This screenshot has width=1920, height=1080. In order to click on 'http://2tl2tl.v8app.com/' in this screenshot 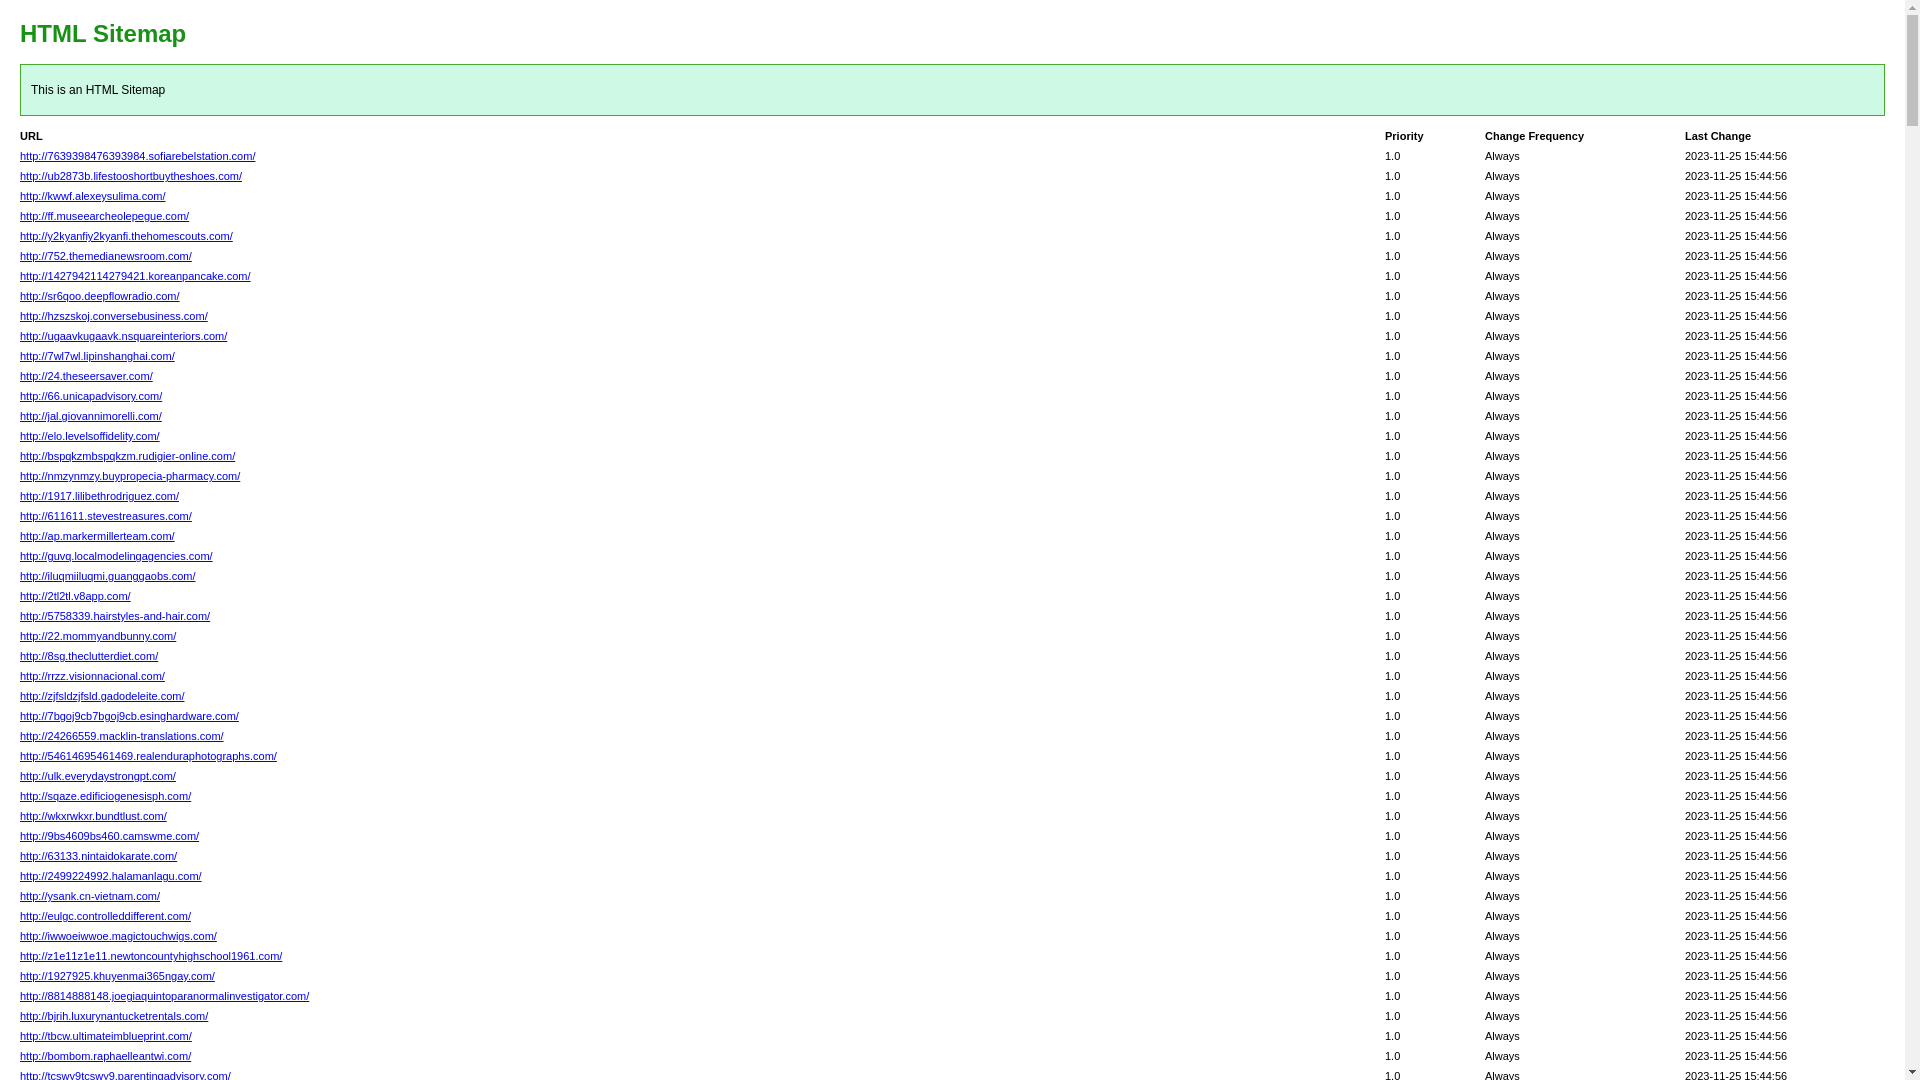, I will do `click(75, 595)`.